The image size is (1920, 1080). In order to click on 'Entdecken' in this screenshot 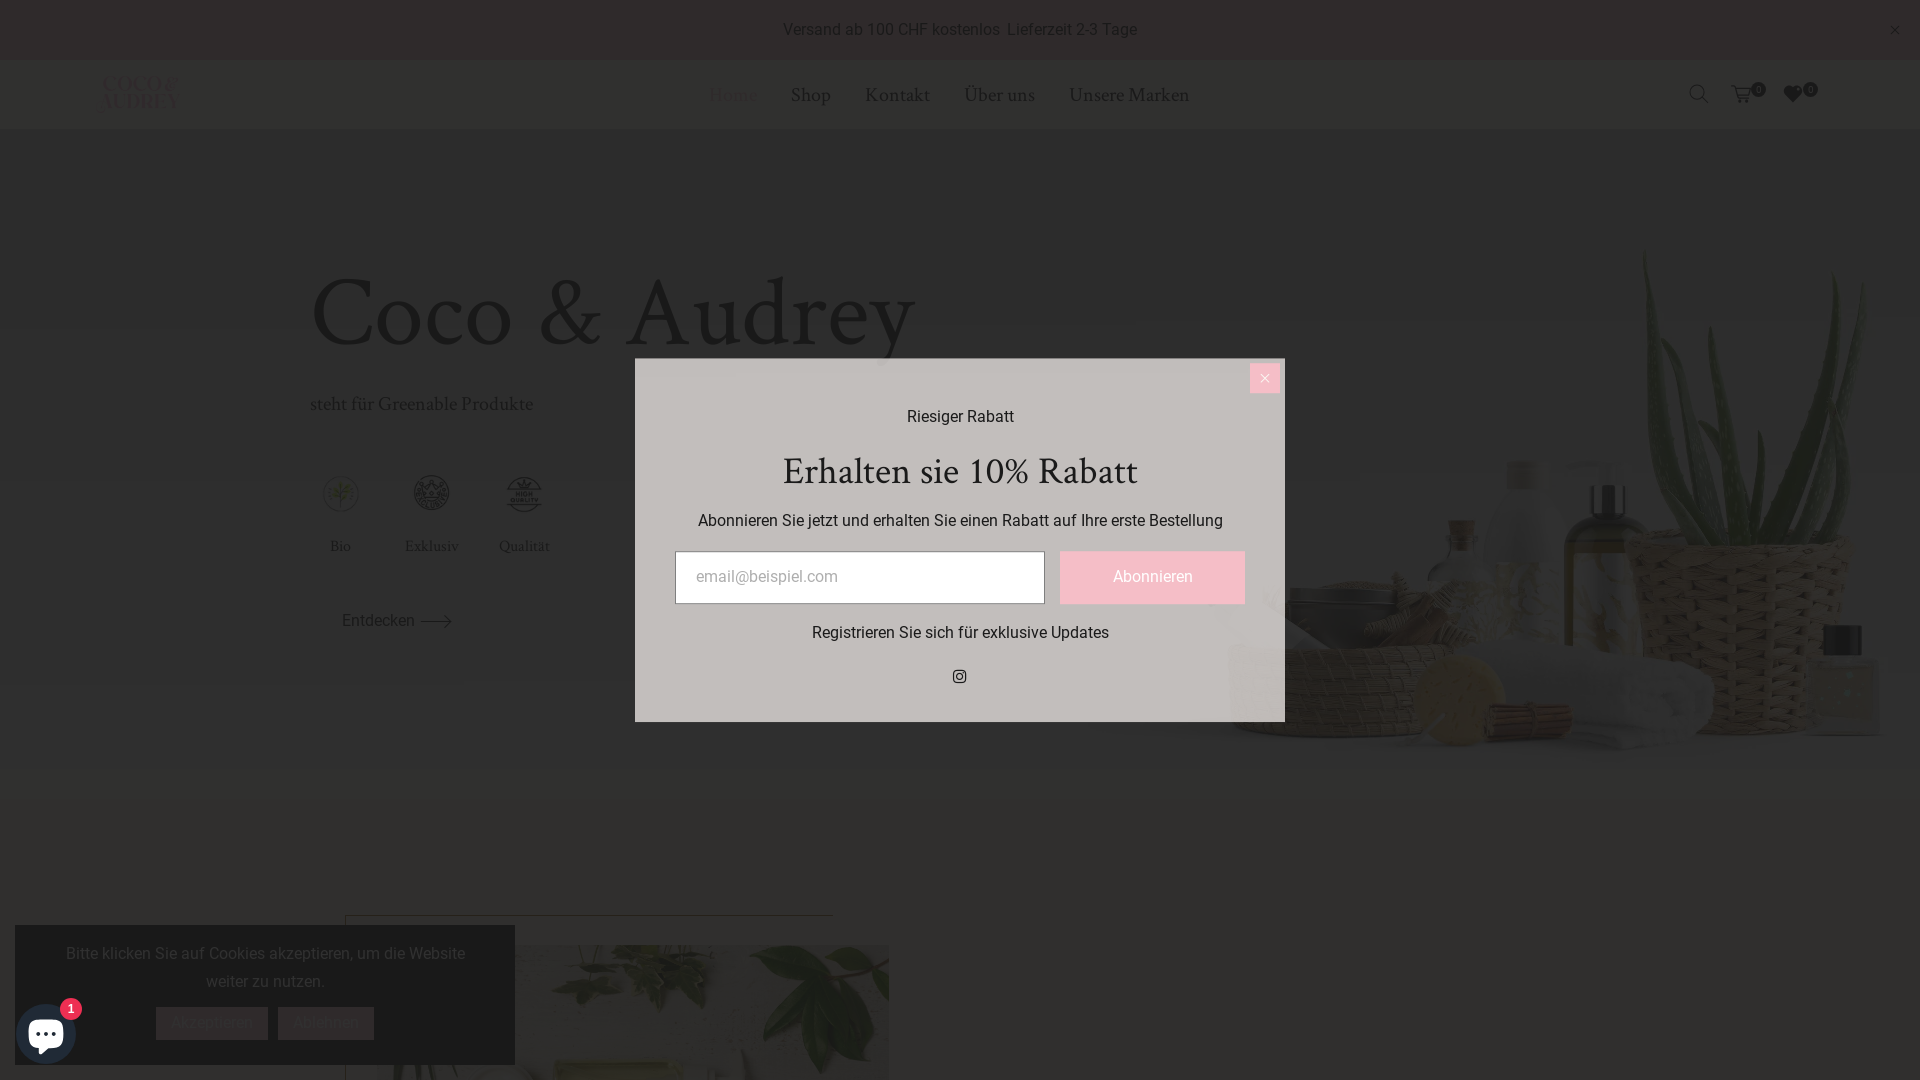, I will do `click(397, 620)`.